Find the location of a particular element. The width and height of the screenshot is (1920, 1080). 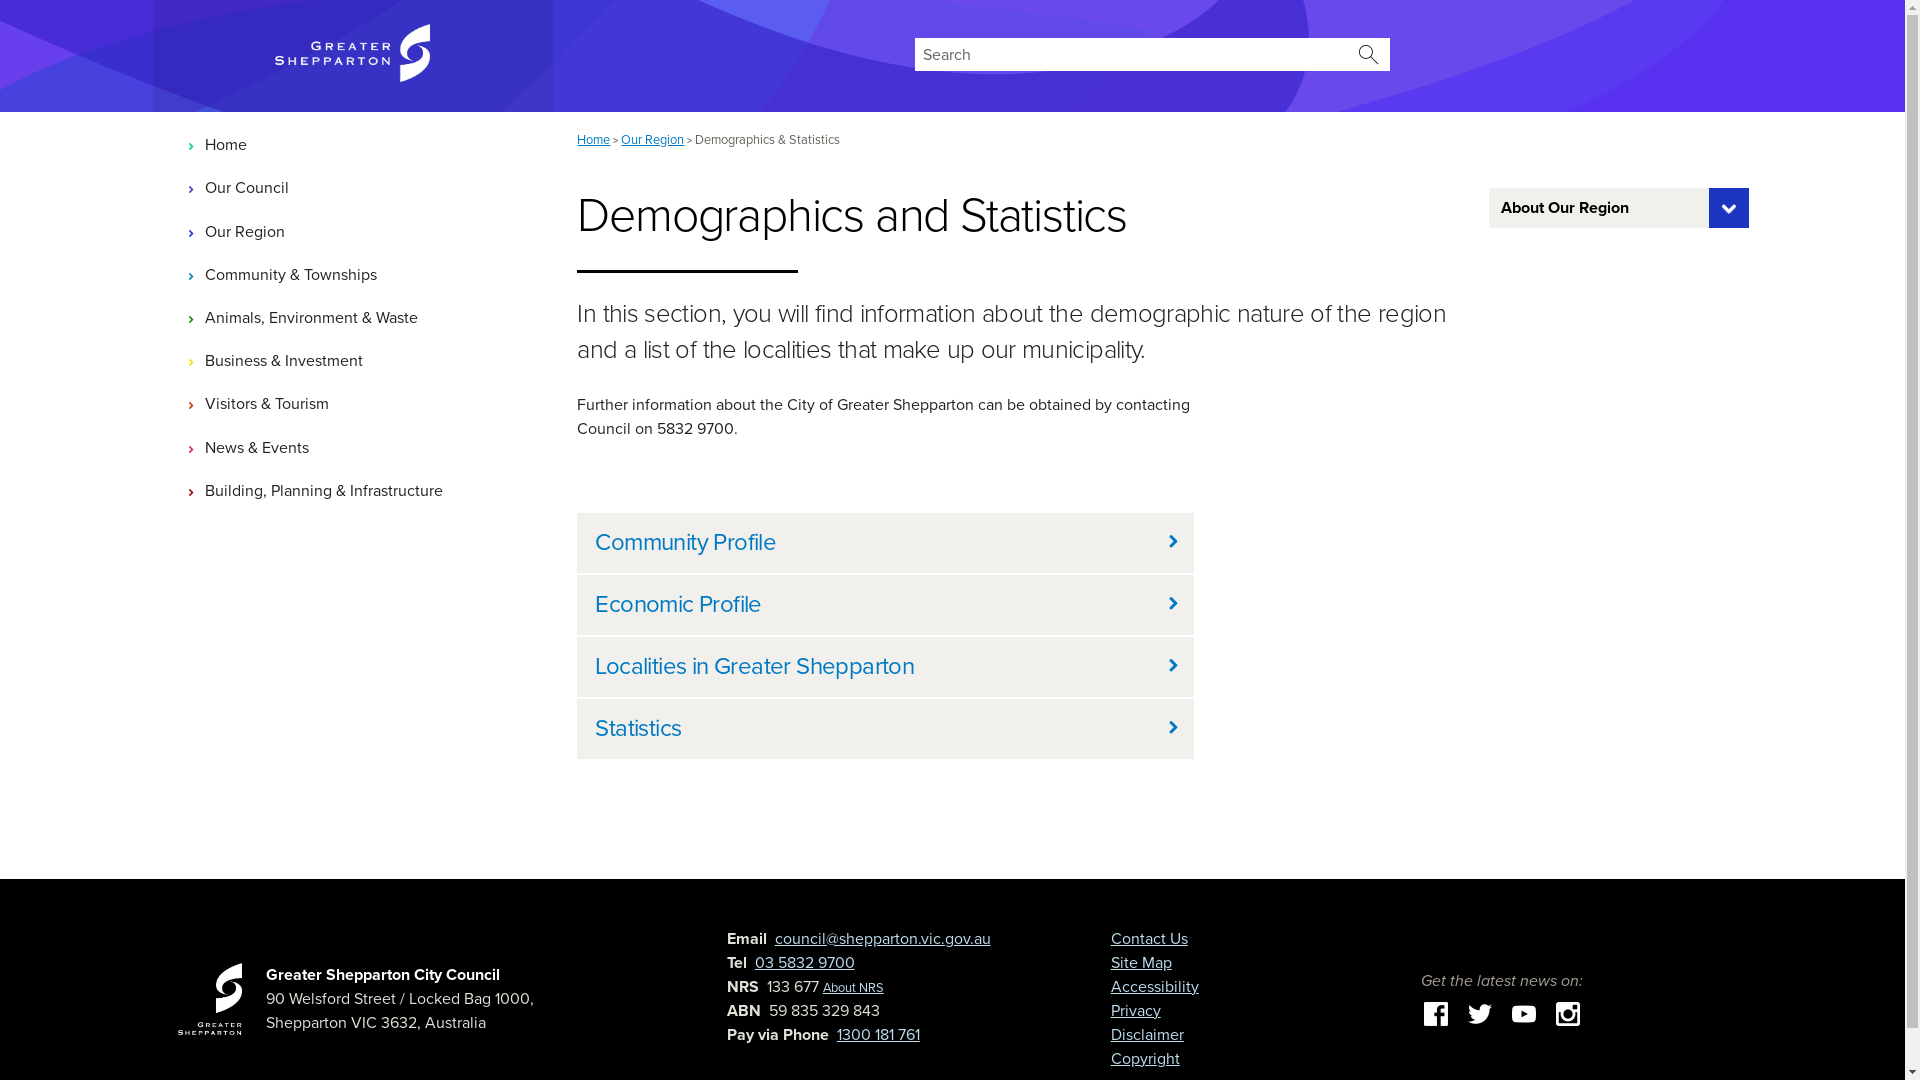

'Our Region' is located at coordinates (353, 230).